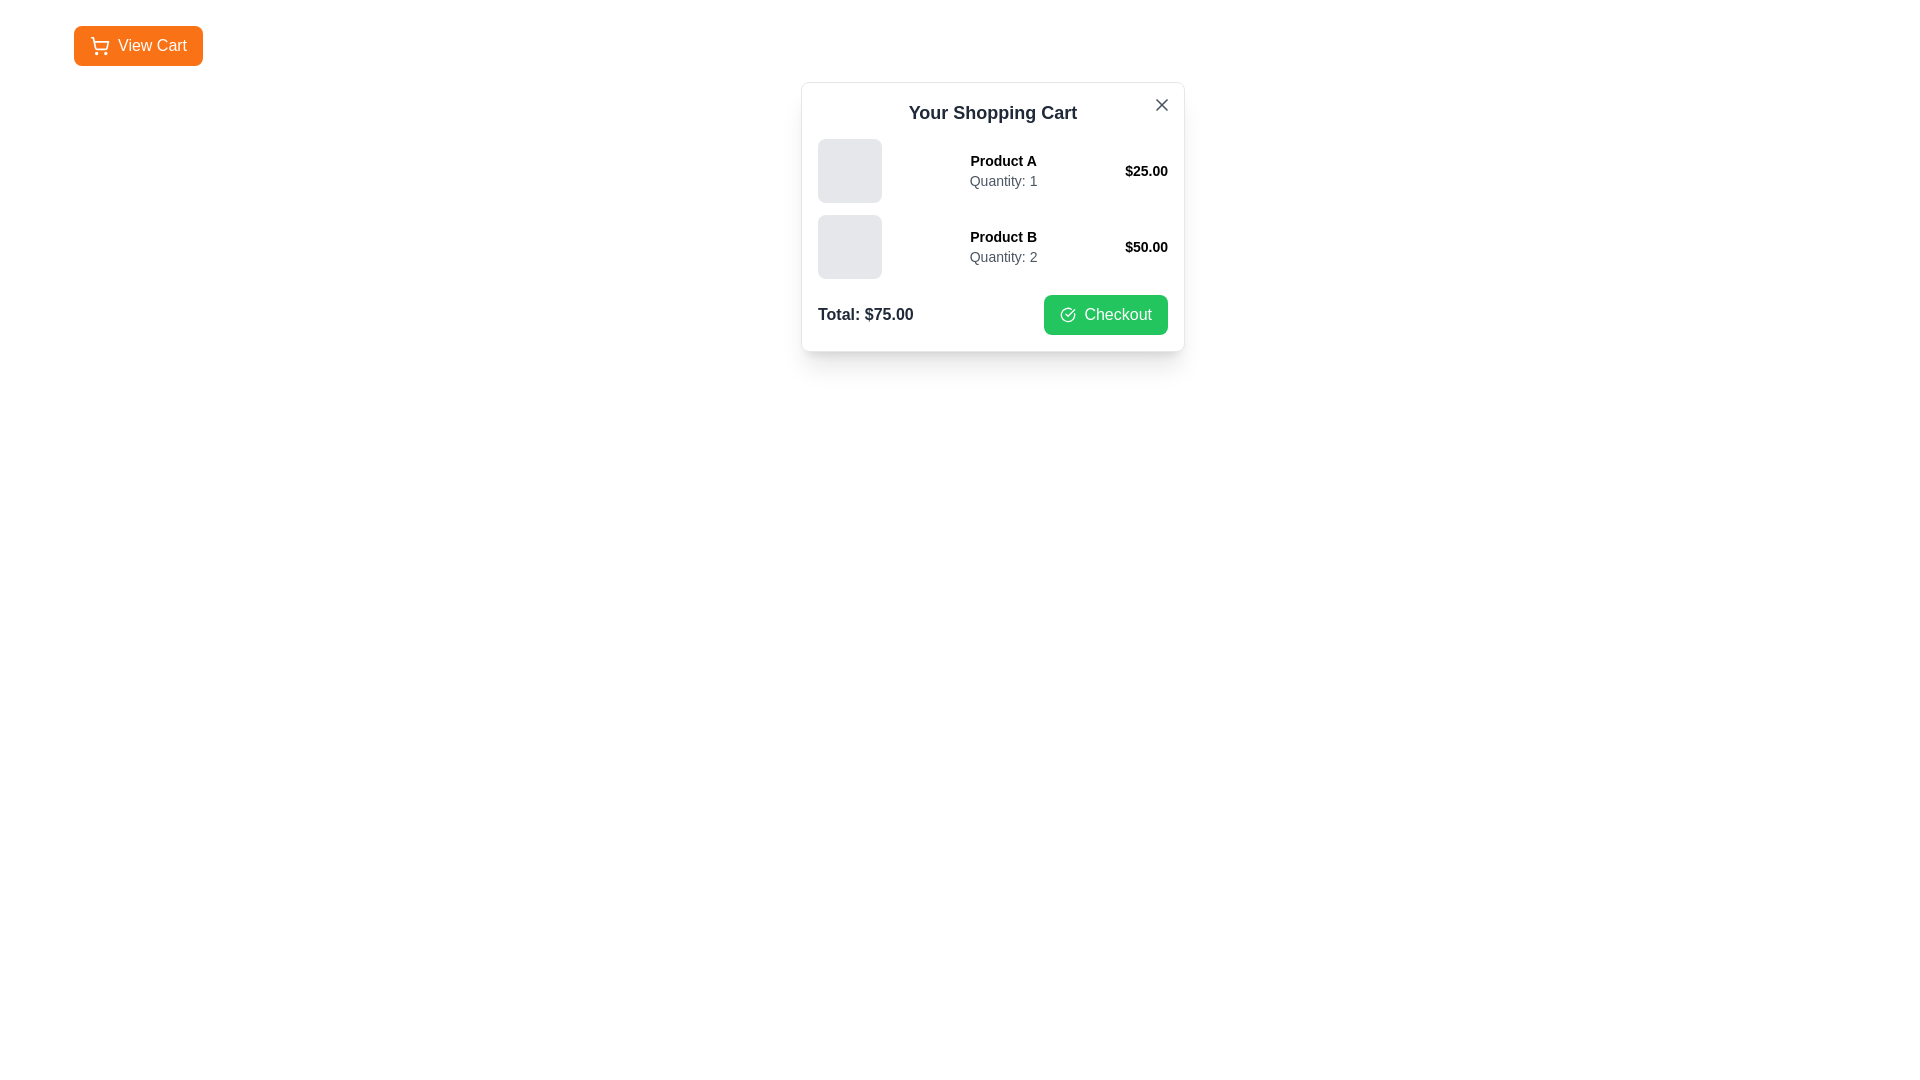  What do you see at coordinates (1161, 104) in the screenshot?
I see `the small diagonal line segment of the 'X' icon in the upper-right corner of the shopping cart modal` at bounding box center [1161, 104].